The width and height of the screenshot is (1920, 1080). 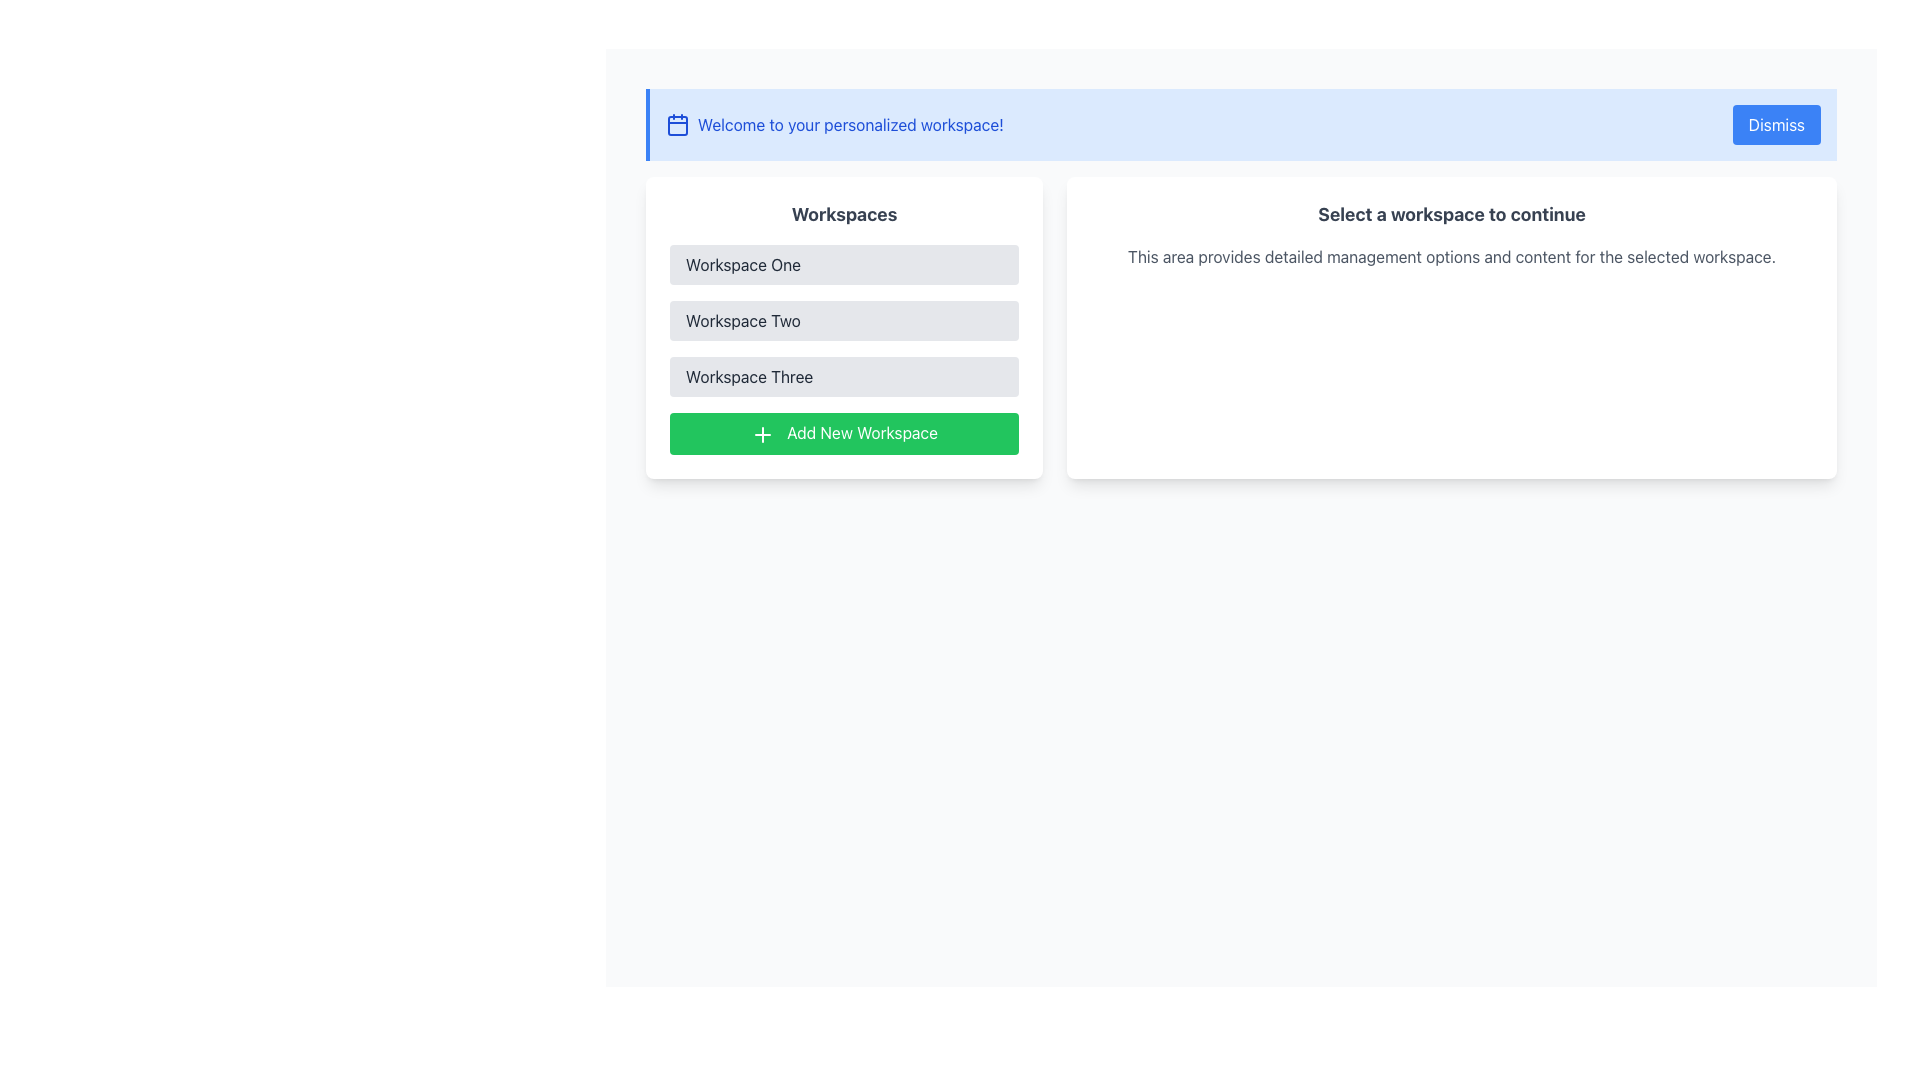 I want to click on the selectable item representing 'Workspace Two' in the vertical list of workspaces located on the left side of the interface, so click(x=844, y=319).